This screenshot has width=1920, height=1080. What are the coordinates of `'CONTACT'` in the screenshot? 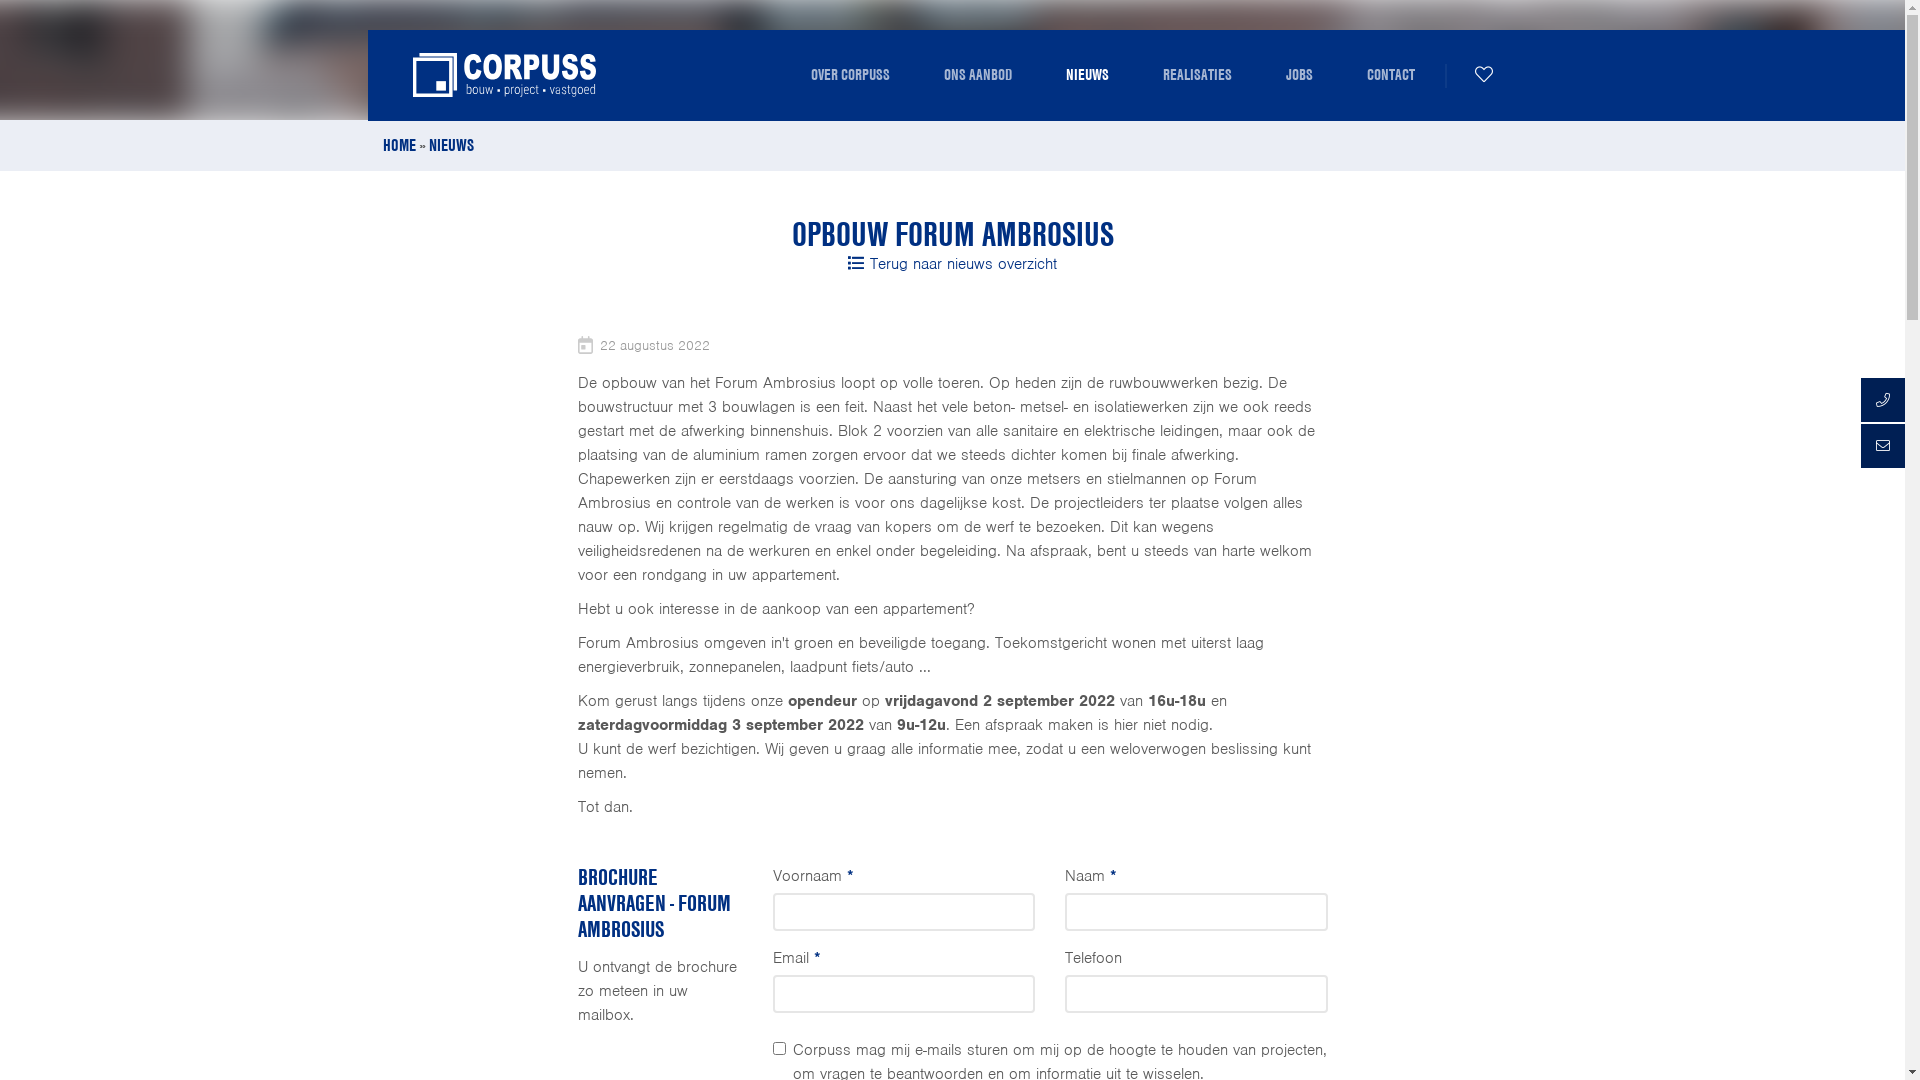 It's located at (1390, 73).